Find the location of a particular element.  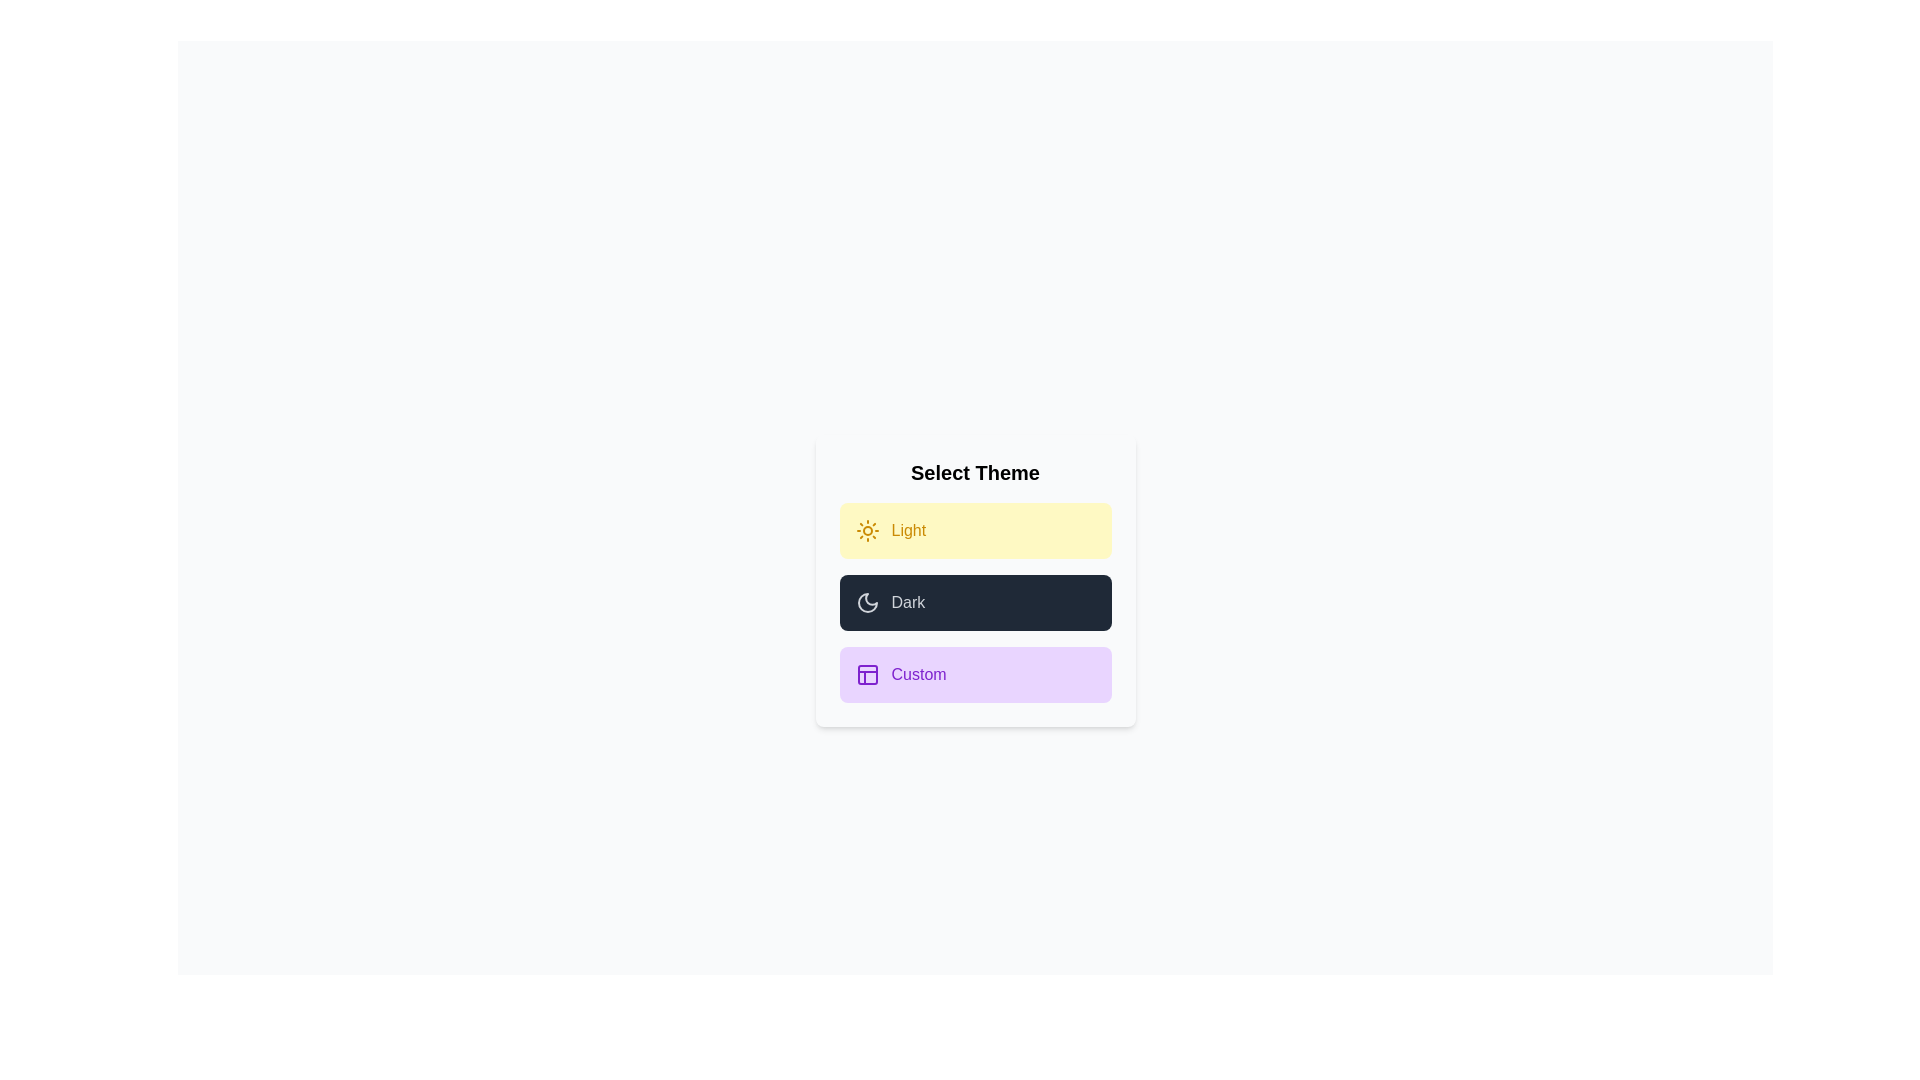

the button located at the bottom of the 'Select Theme' section, directly below the 'Dark' button is located at coordinates (975, 675).